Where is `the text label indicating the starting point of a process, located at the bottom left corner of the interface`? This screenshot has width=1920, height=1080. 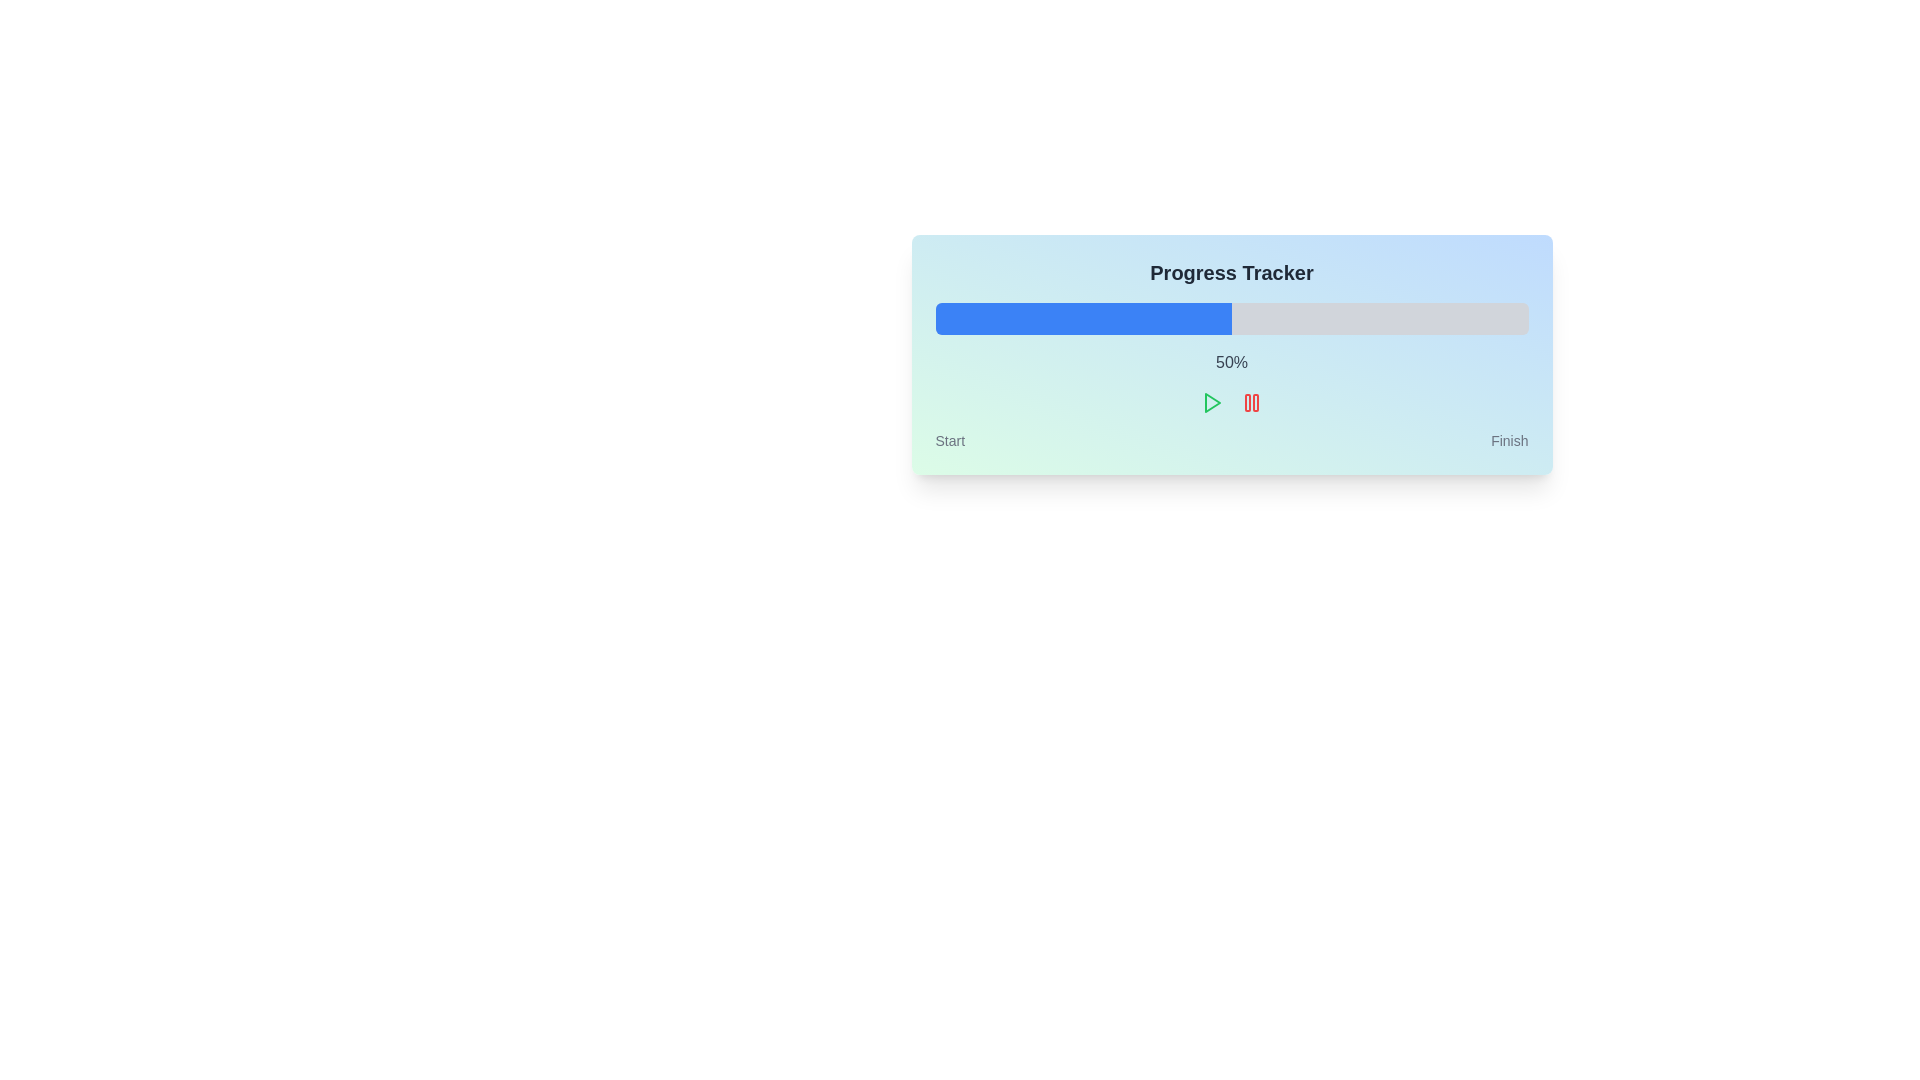
the text label indicating the starting point of a process, located at the bottom left corner of the interface is located at coordinates (949, 439).